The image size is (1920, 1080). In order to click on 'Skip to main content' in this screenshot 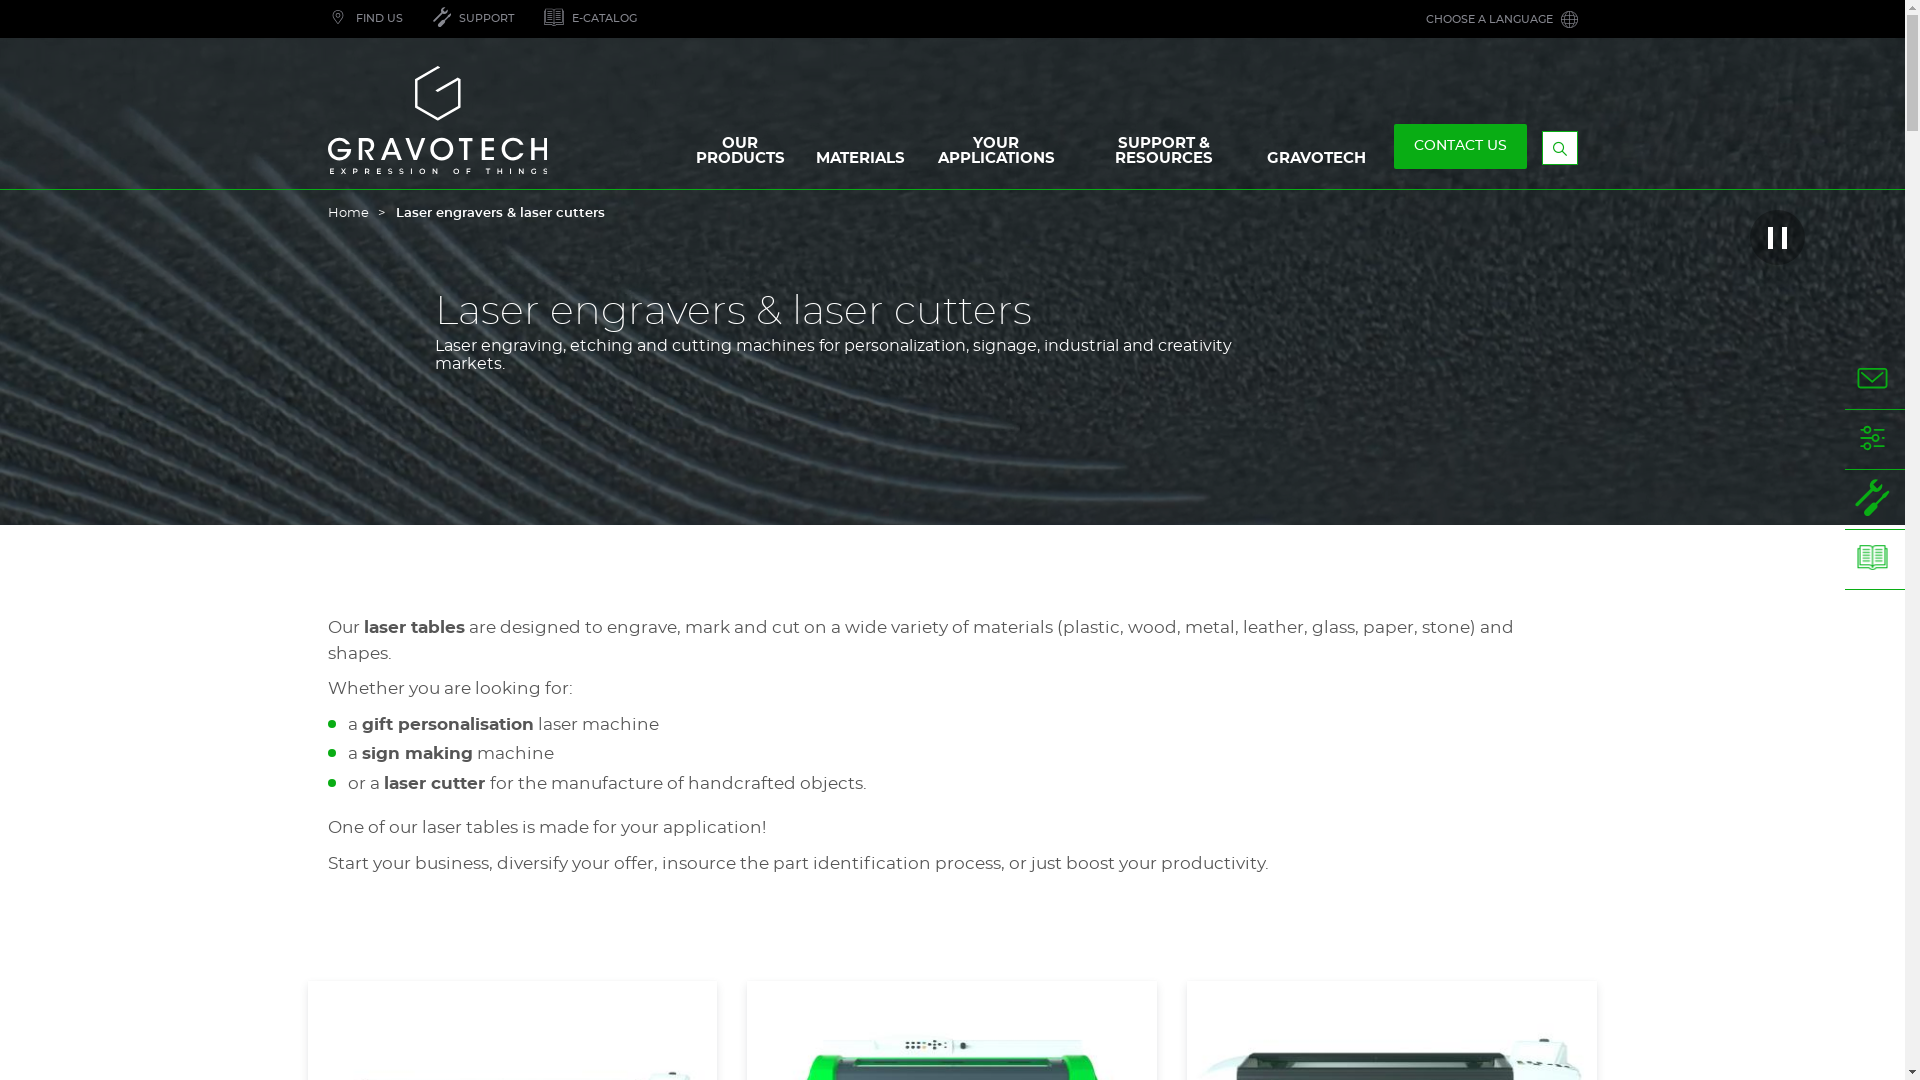, I will do `click(0, 0)`.